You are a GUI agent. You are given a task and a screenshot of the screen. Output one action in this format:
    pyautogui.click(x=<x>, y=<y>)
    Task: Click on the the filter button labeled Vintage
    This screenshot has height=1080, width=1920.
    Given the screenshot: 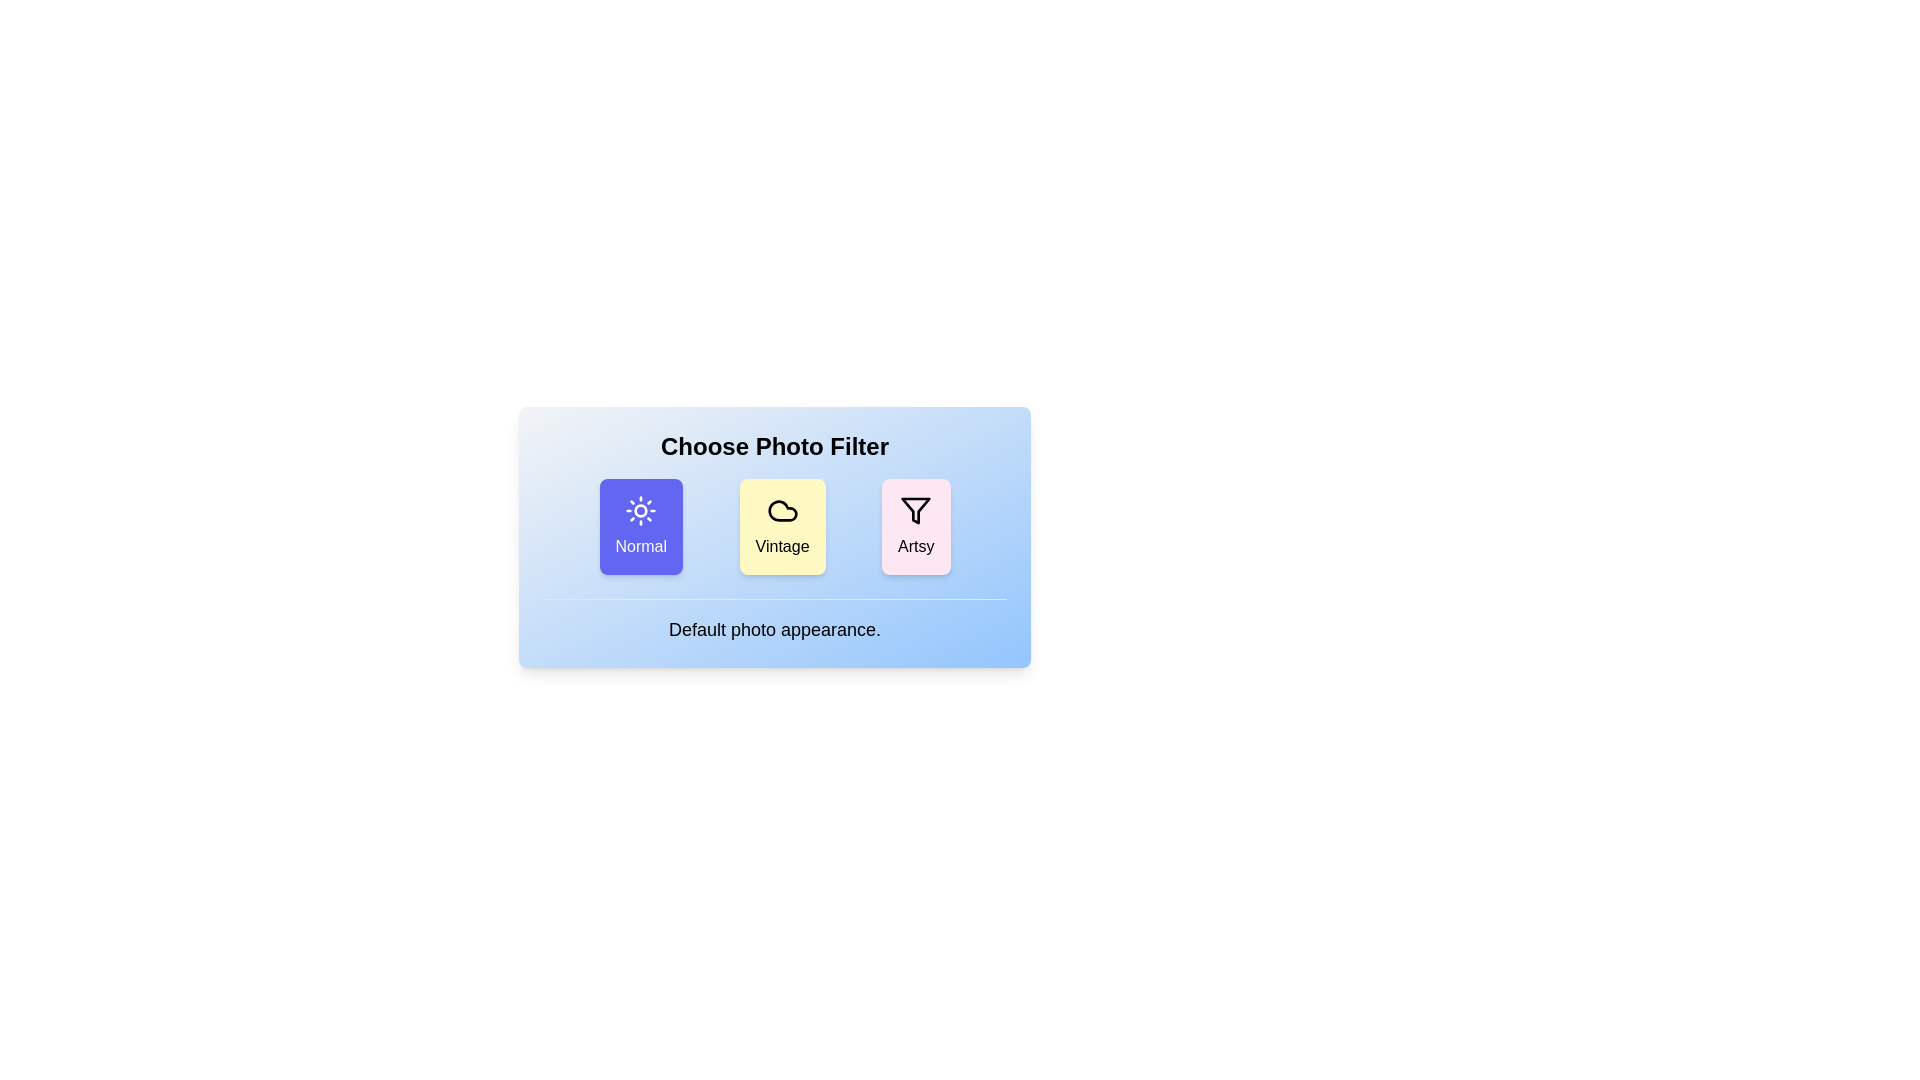 What is the action you would take?
    pyautogui.click(x=781, y=526)
    